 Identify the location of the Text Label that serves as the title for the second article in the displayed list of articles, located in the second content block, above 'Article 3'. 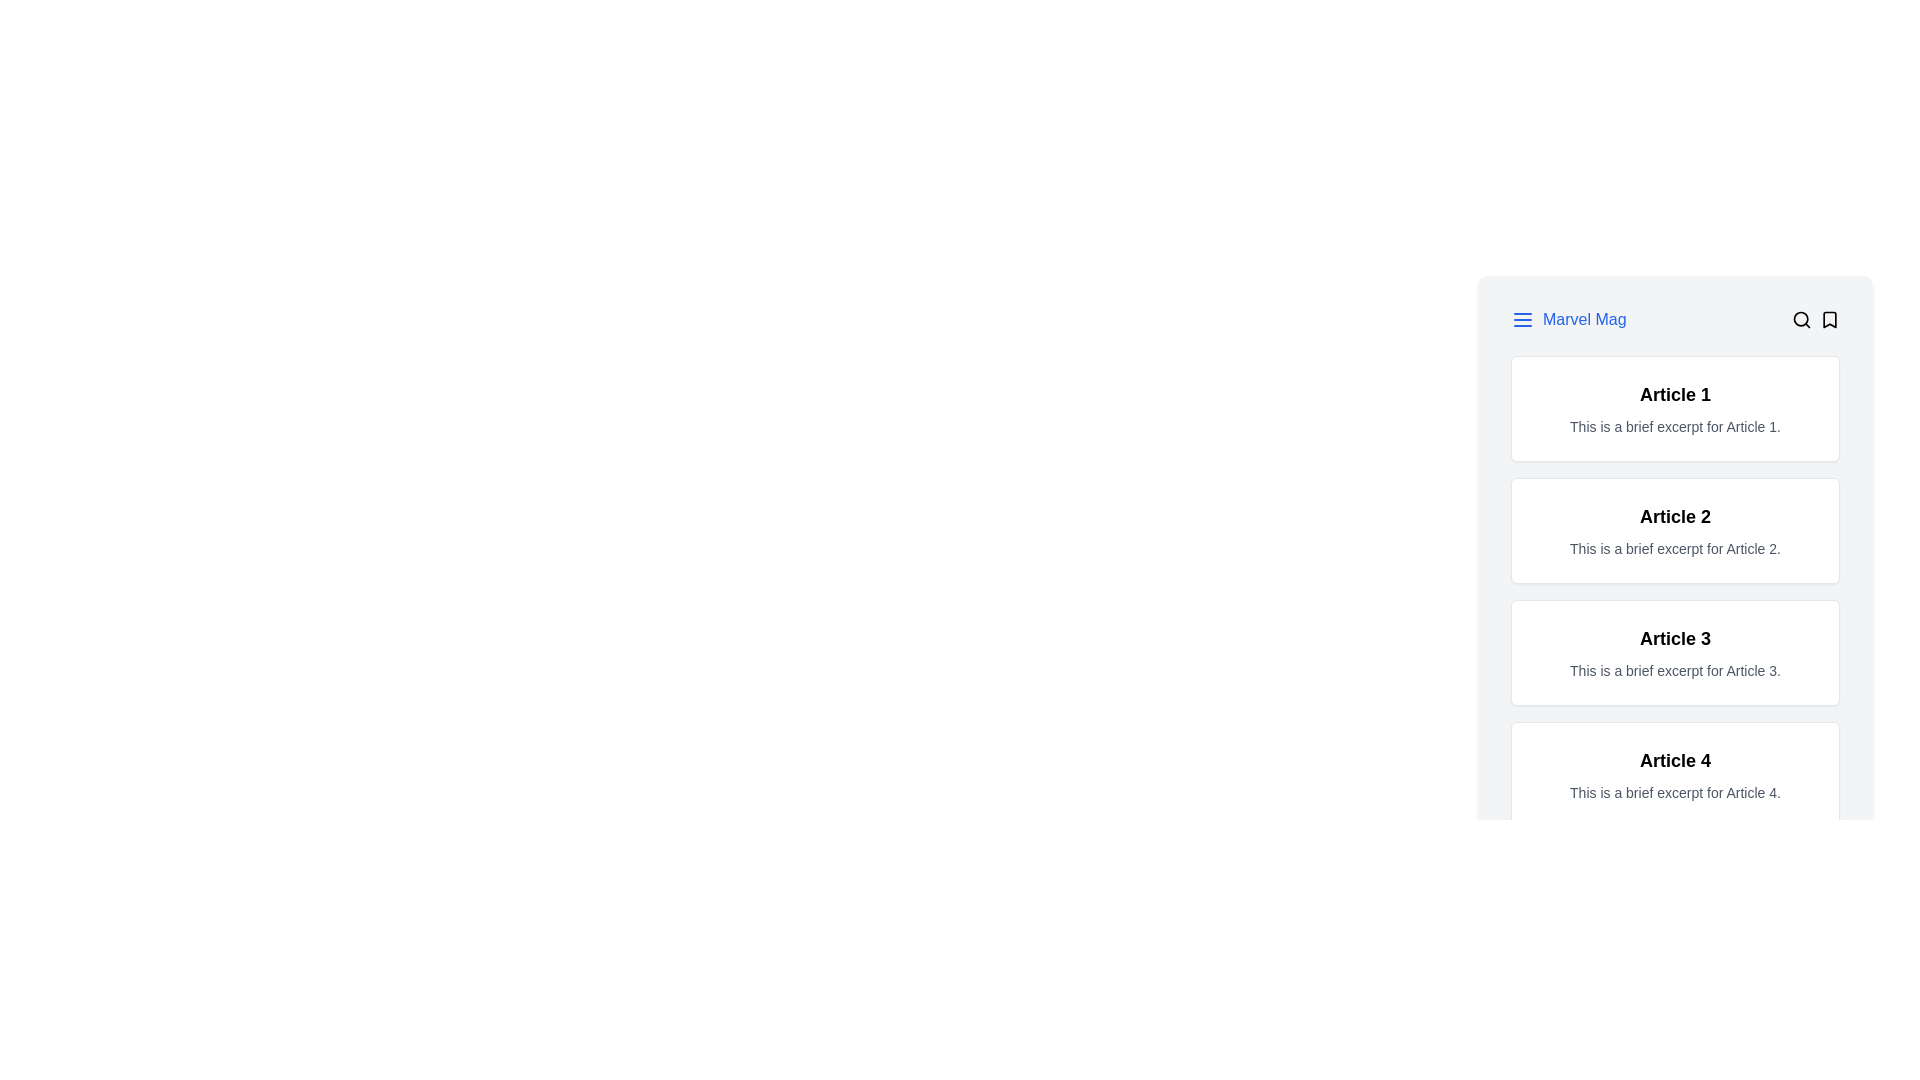
(1675, 515).